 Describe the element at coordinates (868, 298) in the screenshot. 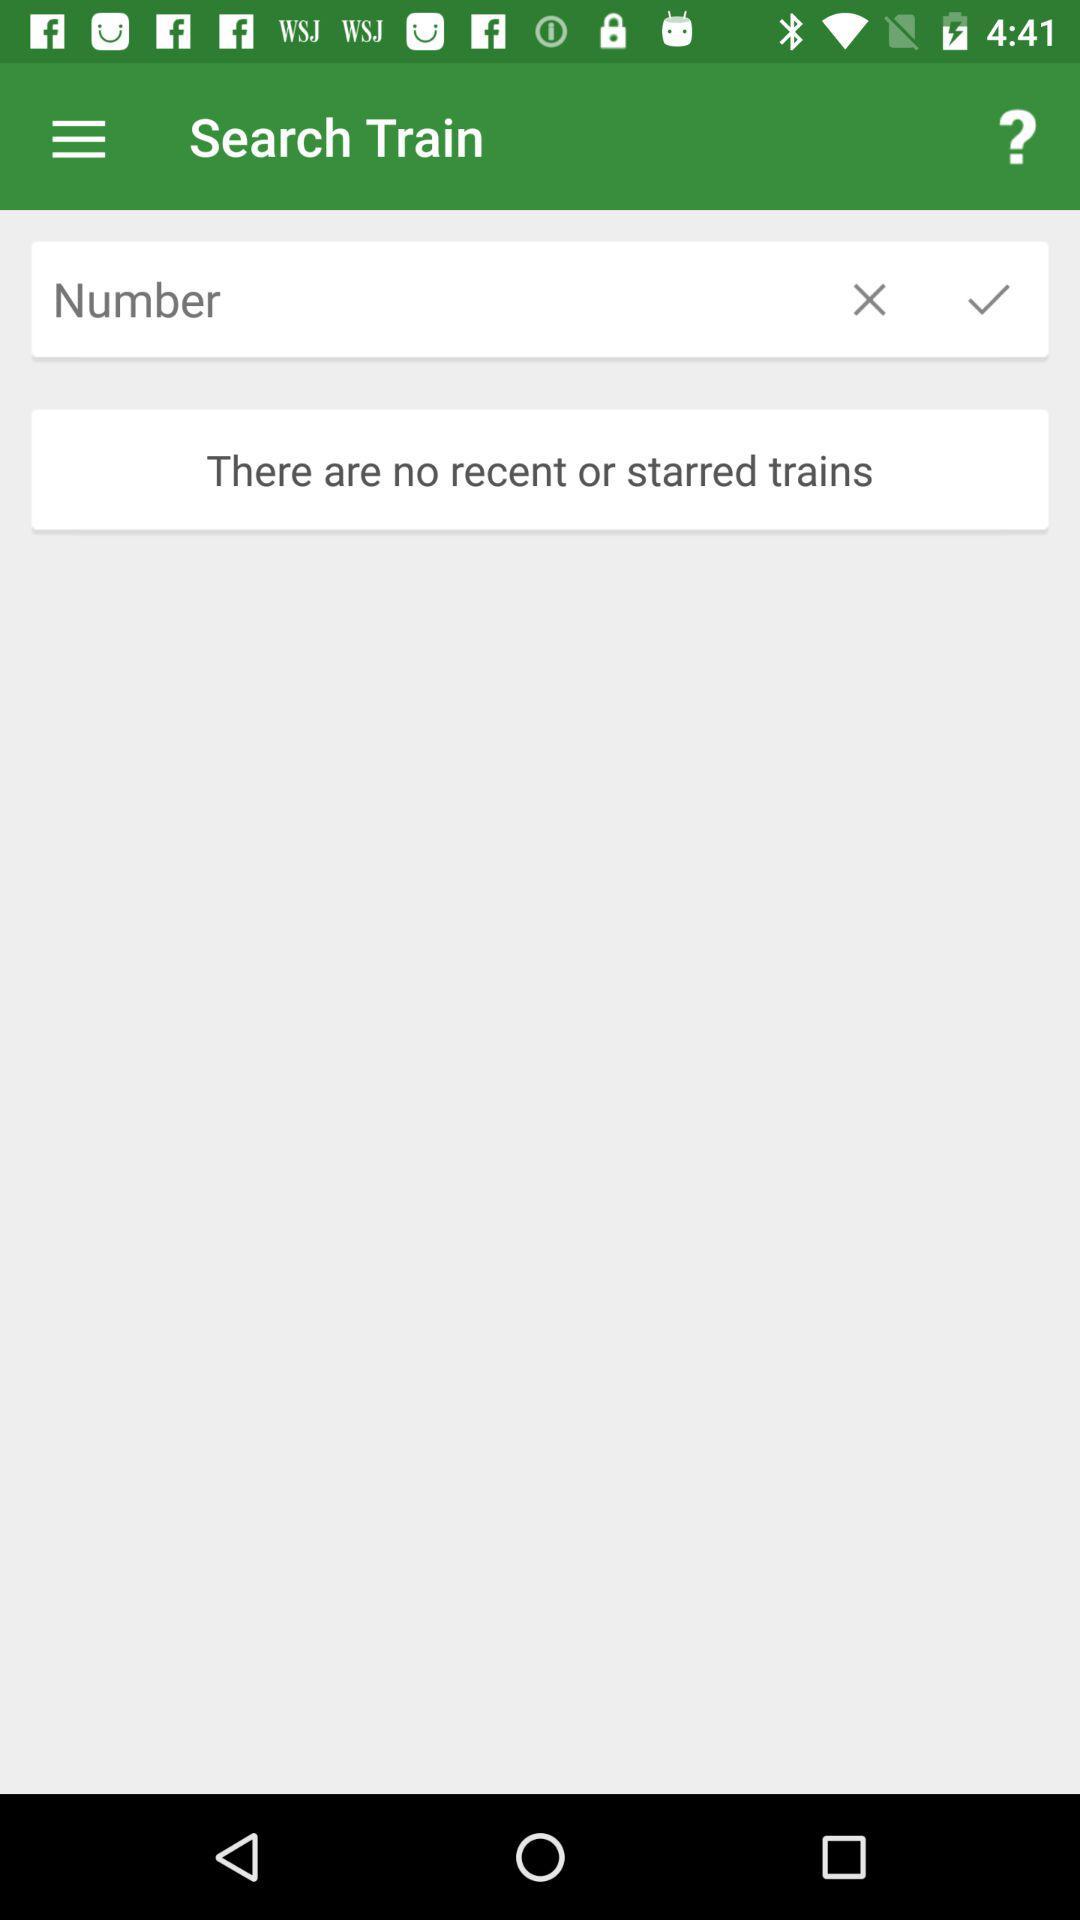

I see `the icon above the there are no` at that location.